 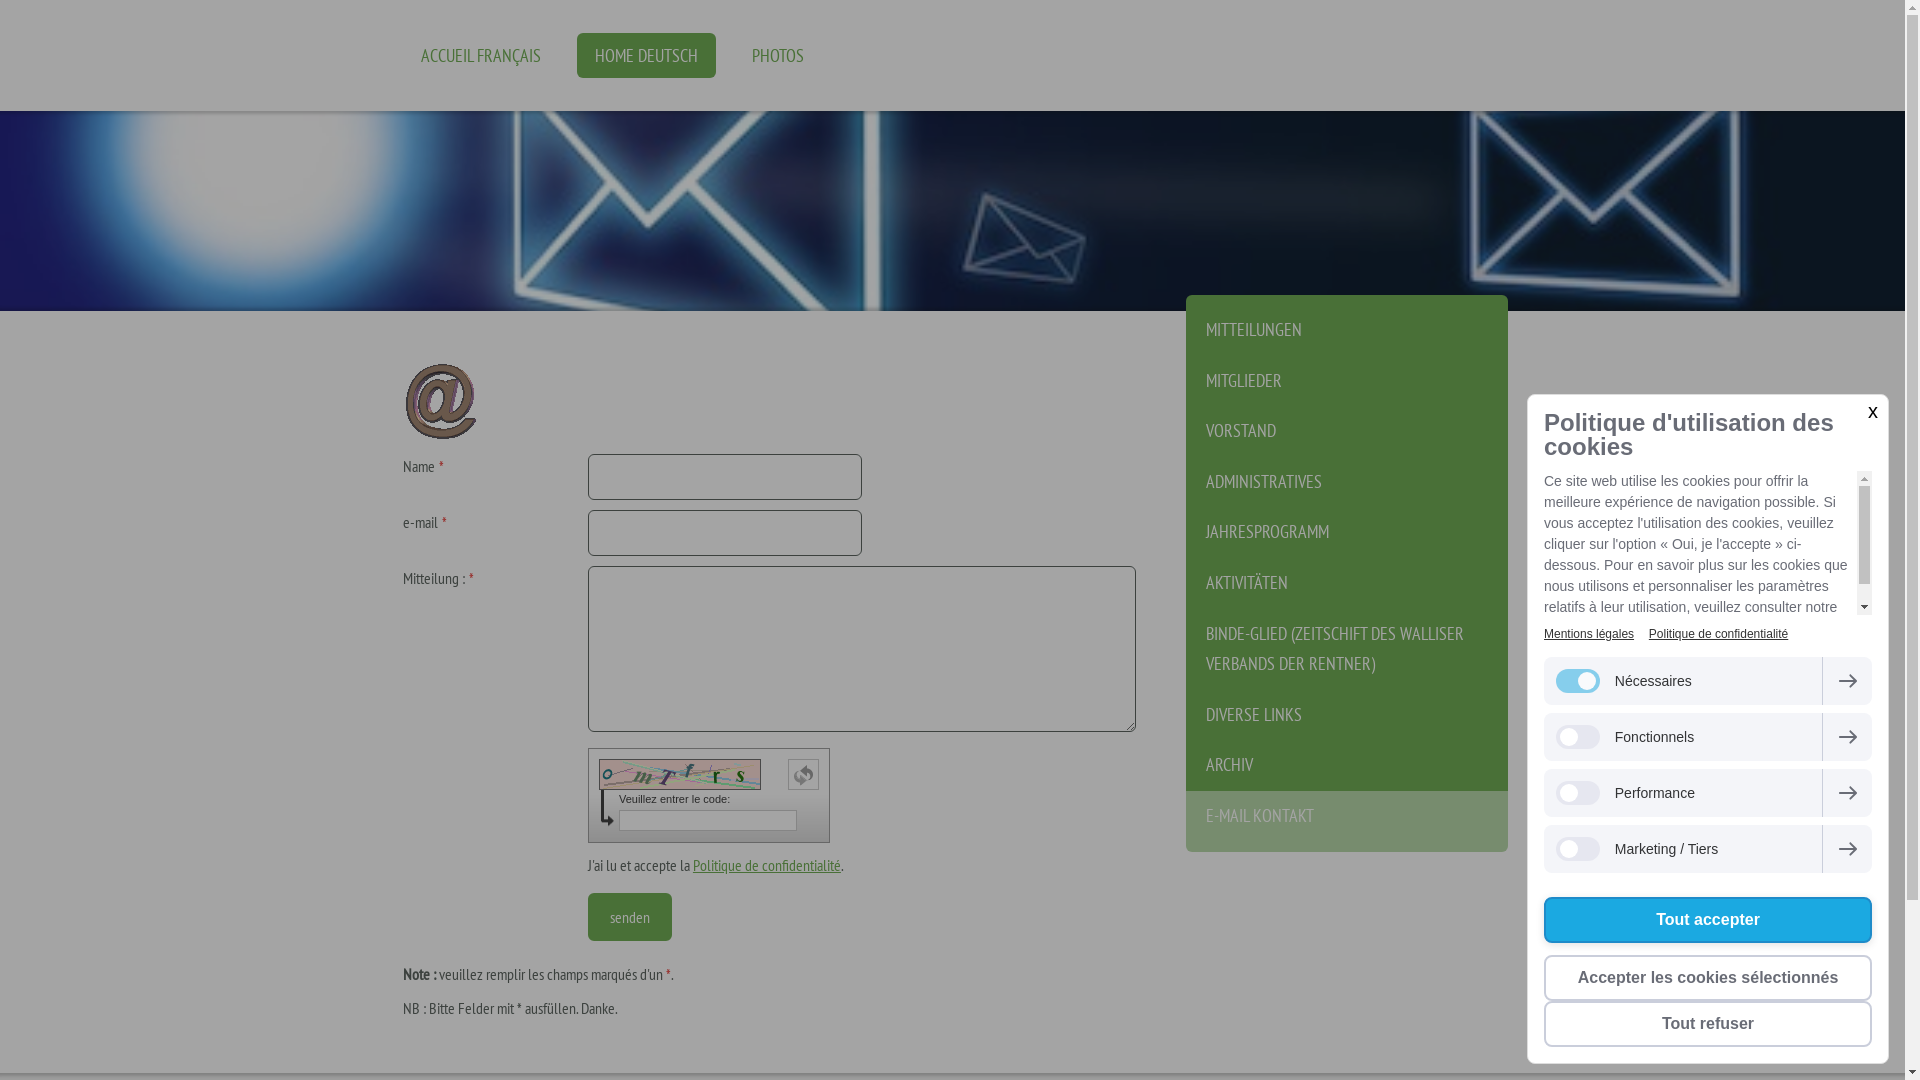 What do you see at coordinates (1707, 920) in the screenshot?
I see `'Tout accepter'` at bounding box center [1707, 920].